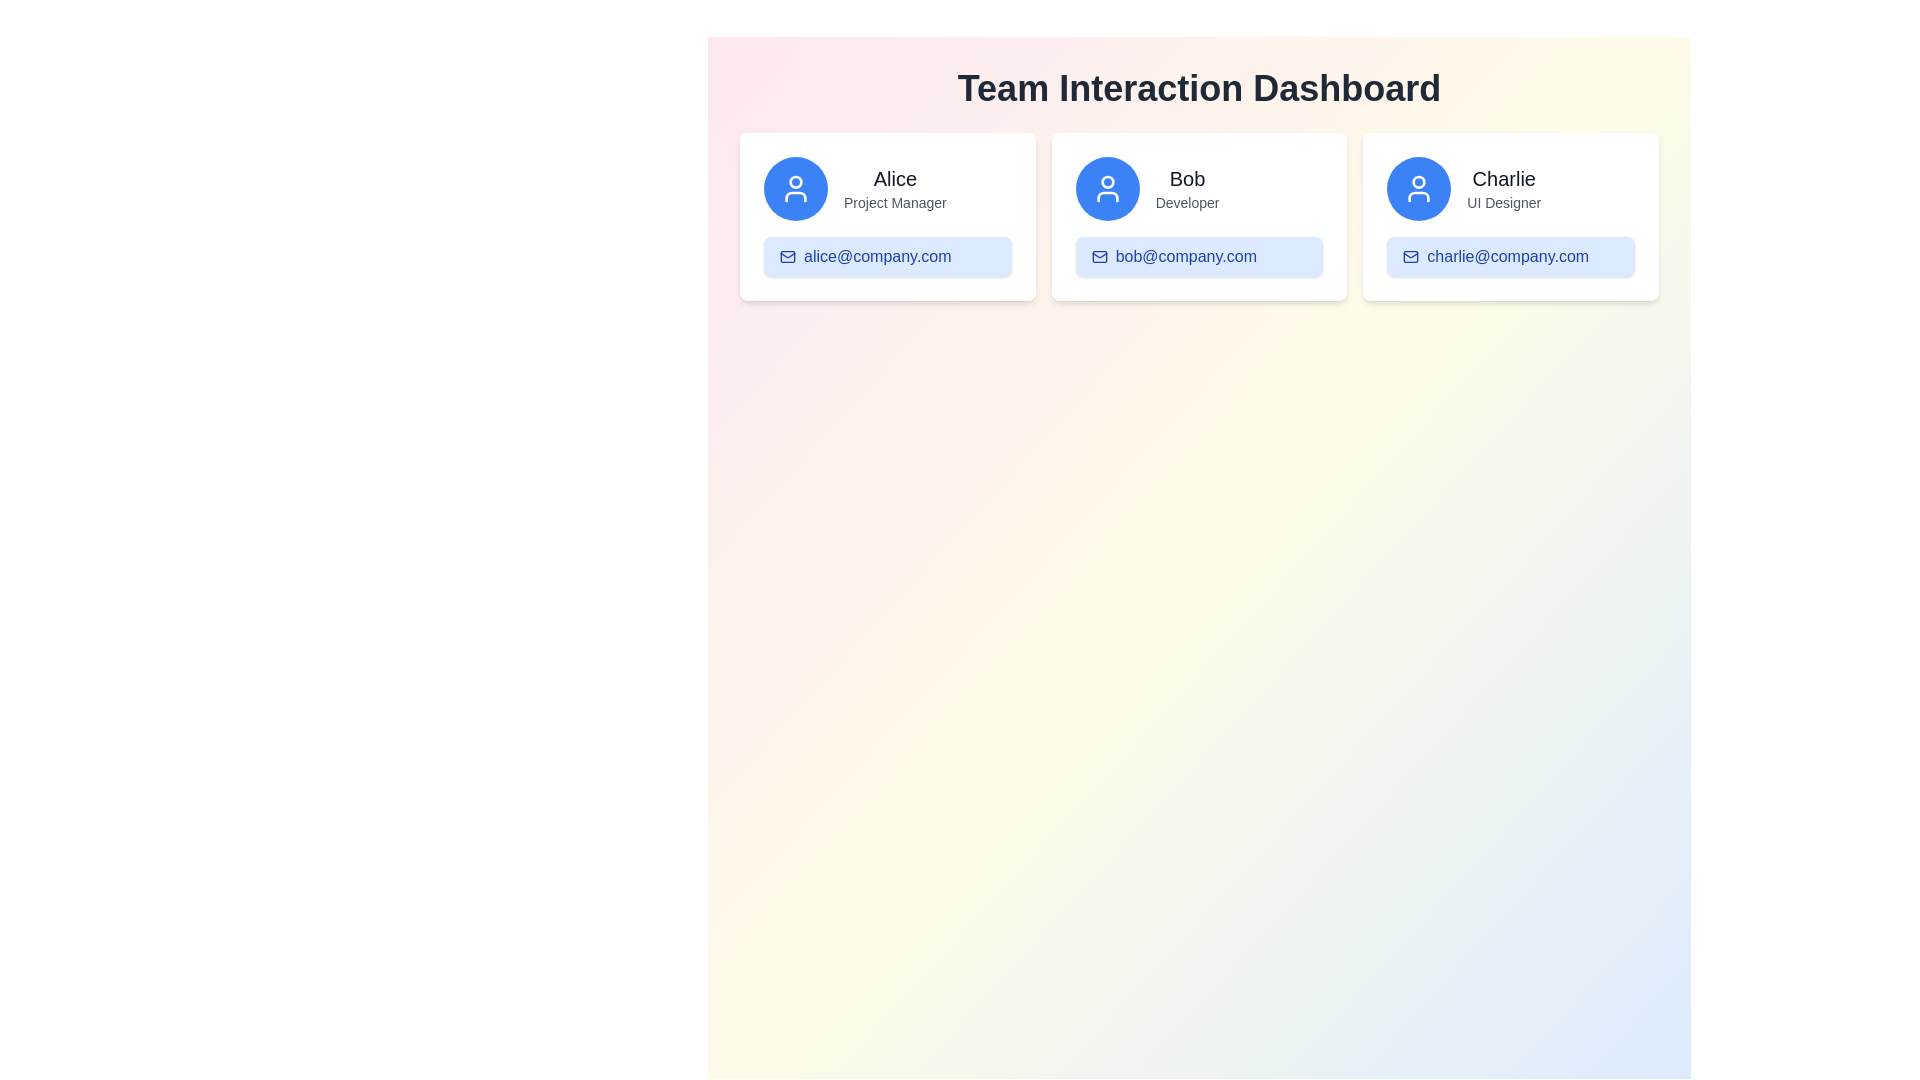  What do you see at coordinates (1187, 189) in the screenshot?
I see `the text content displaying the name and role of an individual within the user information card, located in the center of the middle card in a row of three cards` at bounding box center [1187, 189].